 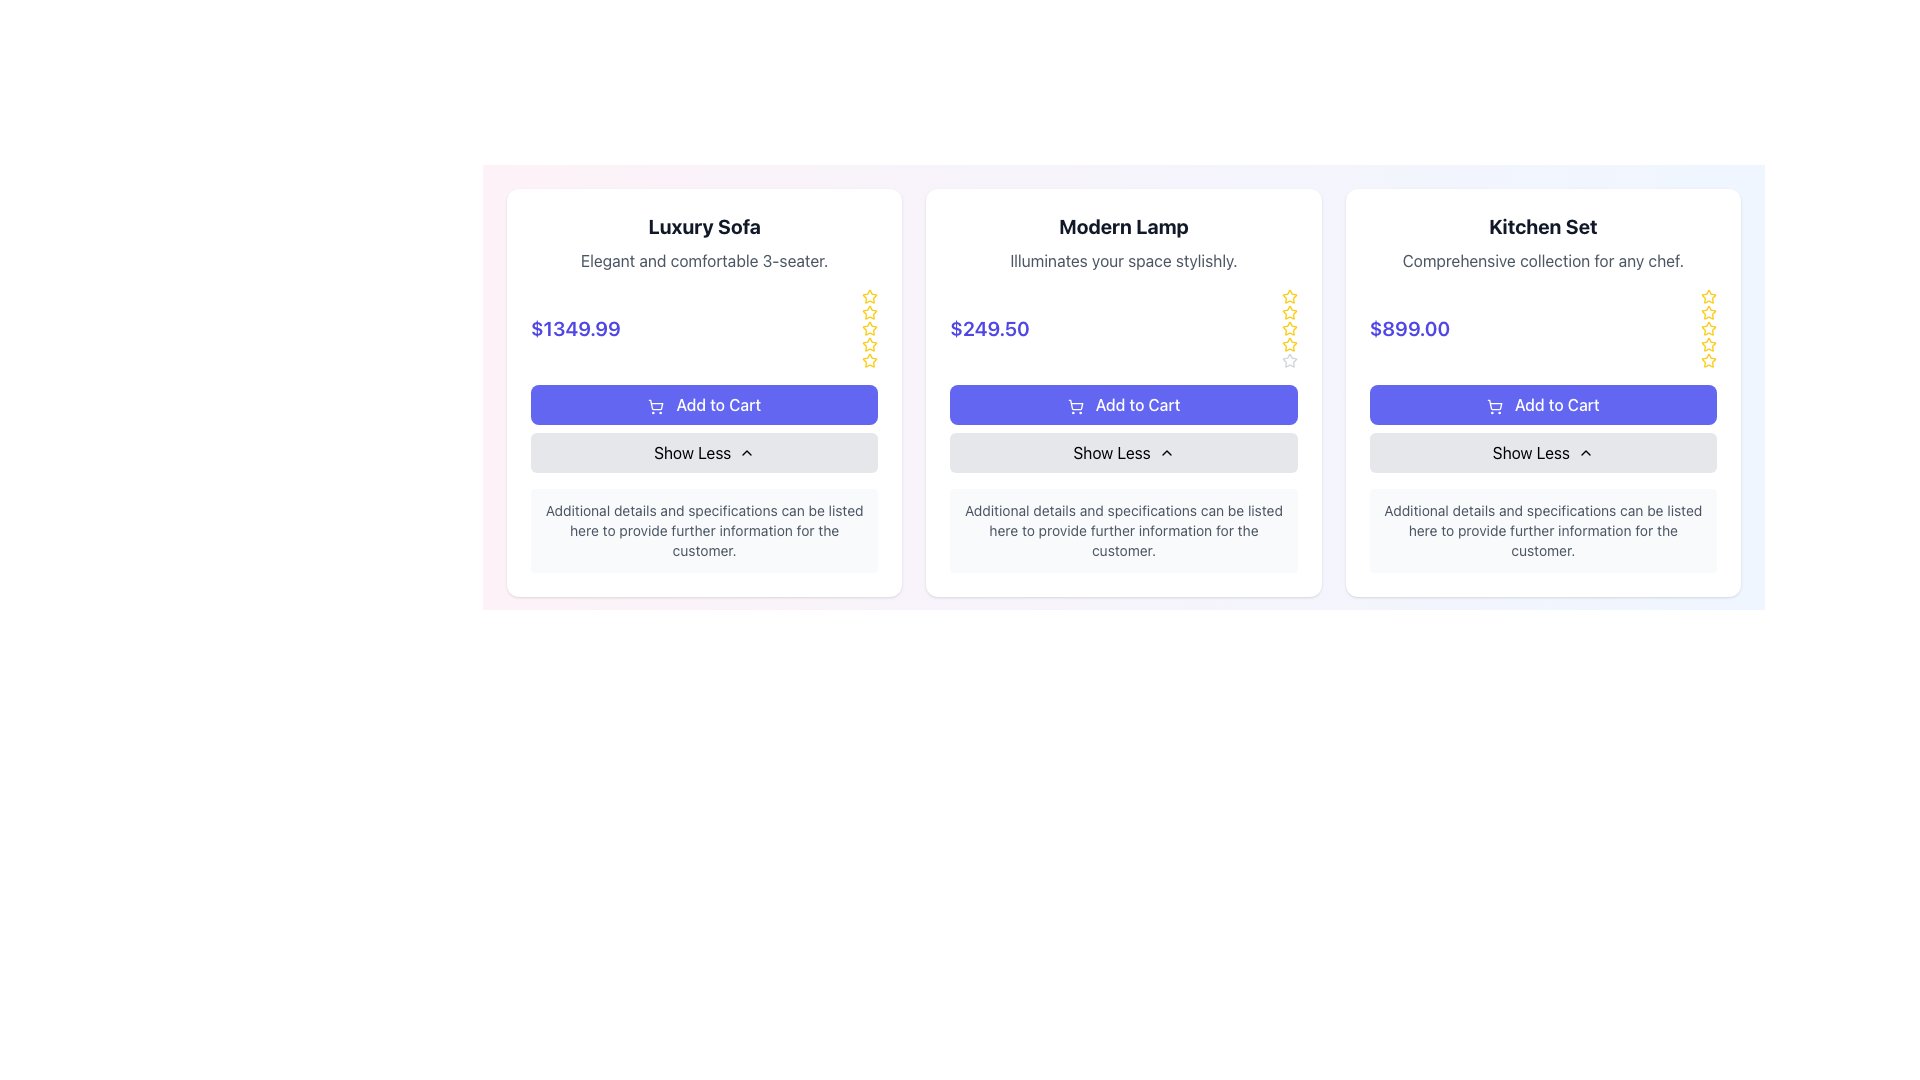 What do you see at coordinates (704, 226) in the screenshot?
I see `product title text label located at the top of the luxury sofa product card, which serves as the primary identifier for the product` at bounding box center [704, 226].